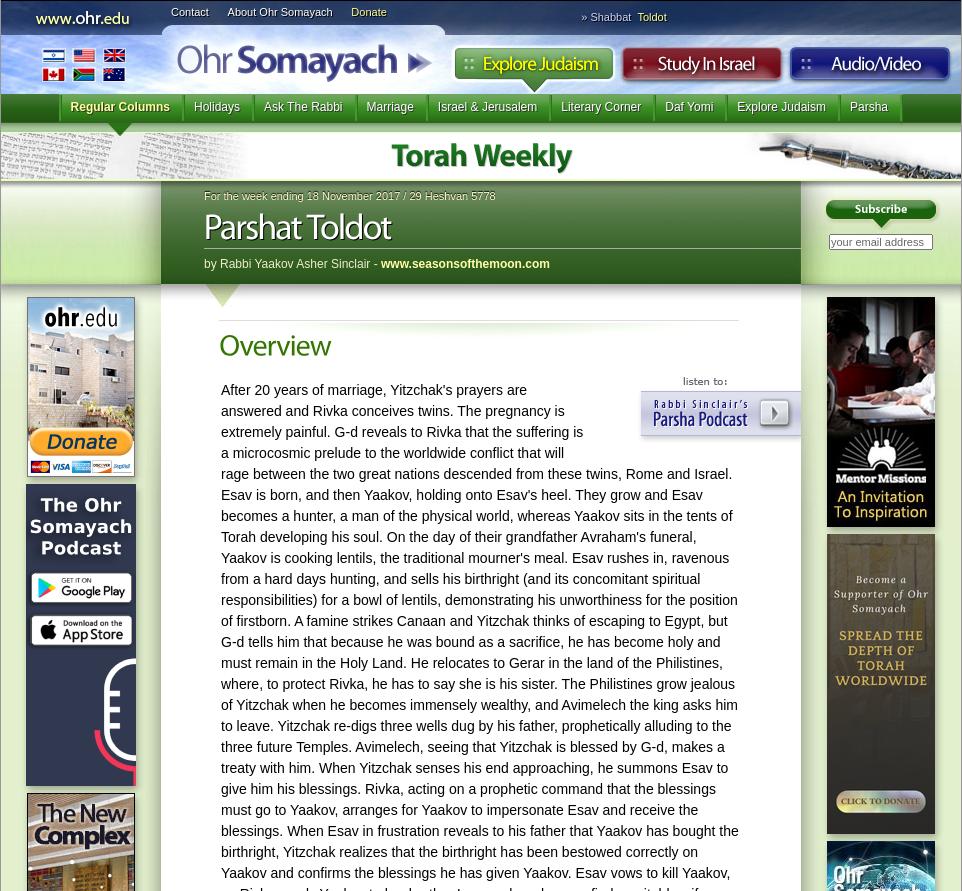 The width and height of the screenshot is (962, 891). Describe the element at coordinates (478, 524) in the screenshot. I see `'reveals to Rivka that the suffering is a microcosmic prelude to the worldwide conflict that will rage between the two great nations descended from these twins, Rome and Israel. Esav is born, and then Yaakov, holding onto Esav's heel. They grow and Esav becomes a hunter, a man of the physical world, whereas Yaakov sits in the tents of Torah developing his soul. On the day of their grandfather Avraham's funeral, Yaakov is cooking lentils, the traditional mourner's meal. Esav rushes in, ravenous from a hard days hunting, and sells his birthright (and its concomitant spiritual responsibilities) for a bowl of lentils, demonstrating his unworthiness for the position of firstborn. A famine strikes Canaan and Yitzchak thinks of escaping to Egypt, but'` at that location.